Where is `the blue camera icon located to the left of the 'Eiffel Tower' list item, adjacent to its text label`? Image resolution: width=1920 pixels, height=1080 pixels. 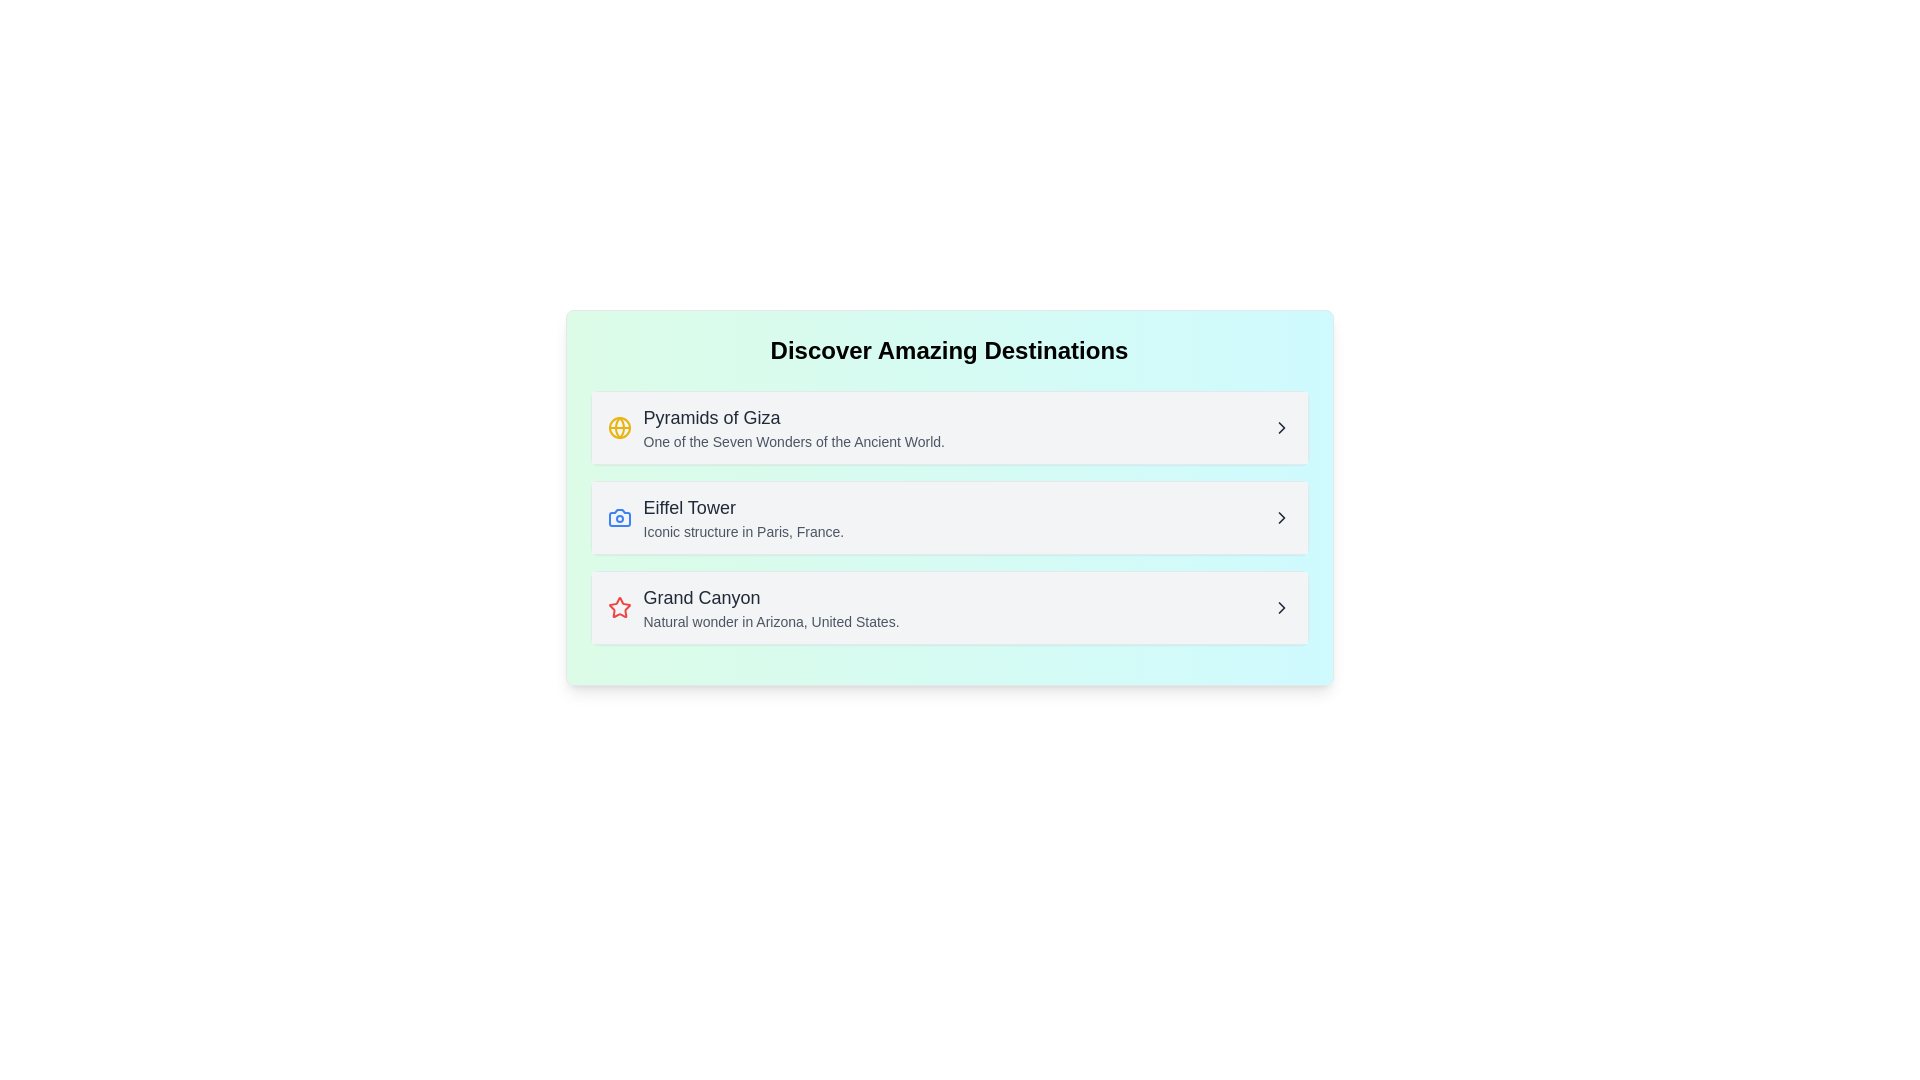 the blue camera icon located to the left of the 'Eiffel Tower' list item, adjacent to its text label is located at coordinates (618, 516).